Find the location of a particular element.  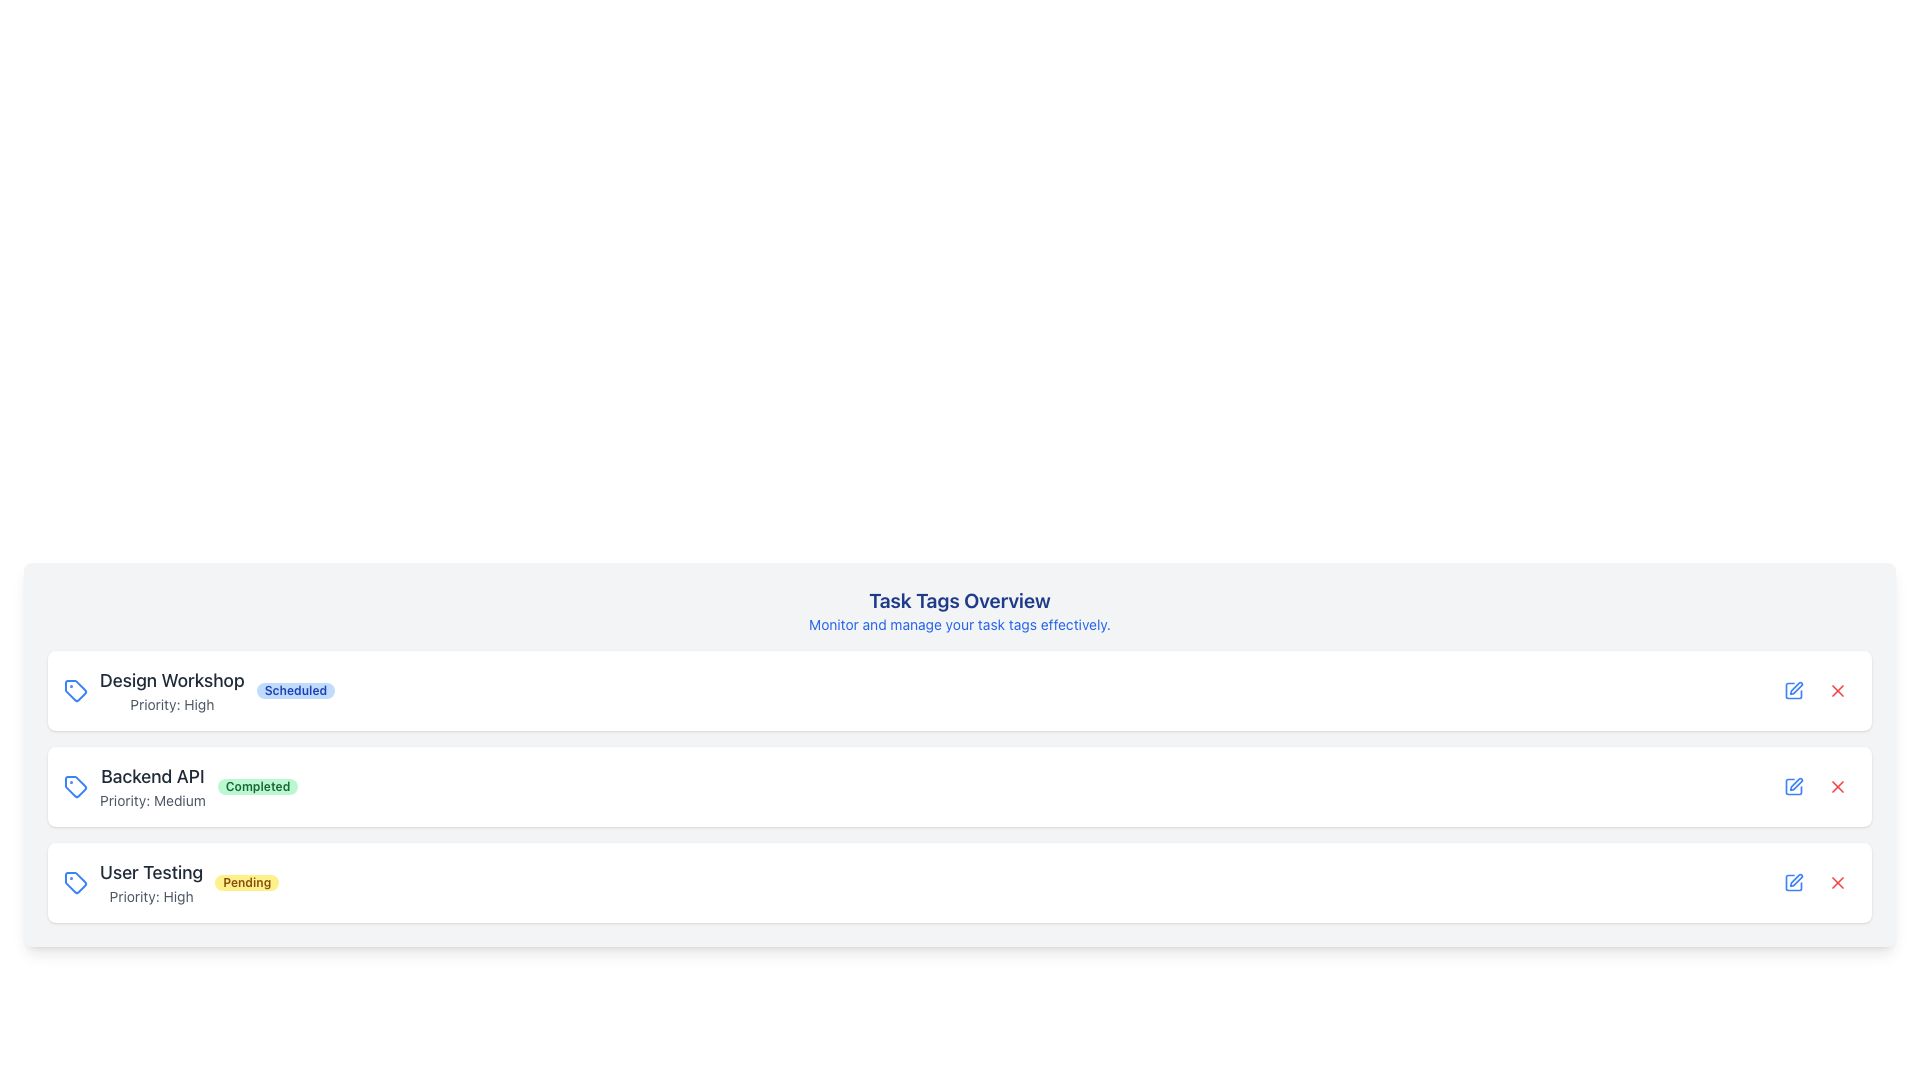

the delete button located on the far right side of the task 'Design Workshop' is located at coordinates (1838, 689).